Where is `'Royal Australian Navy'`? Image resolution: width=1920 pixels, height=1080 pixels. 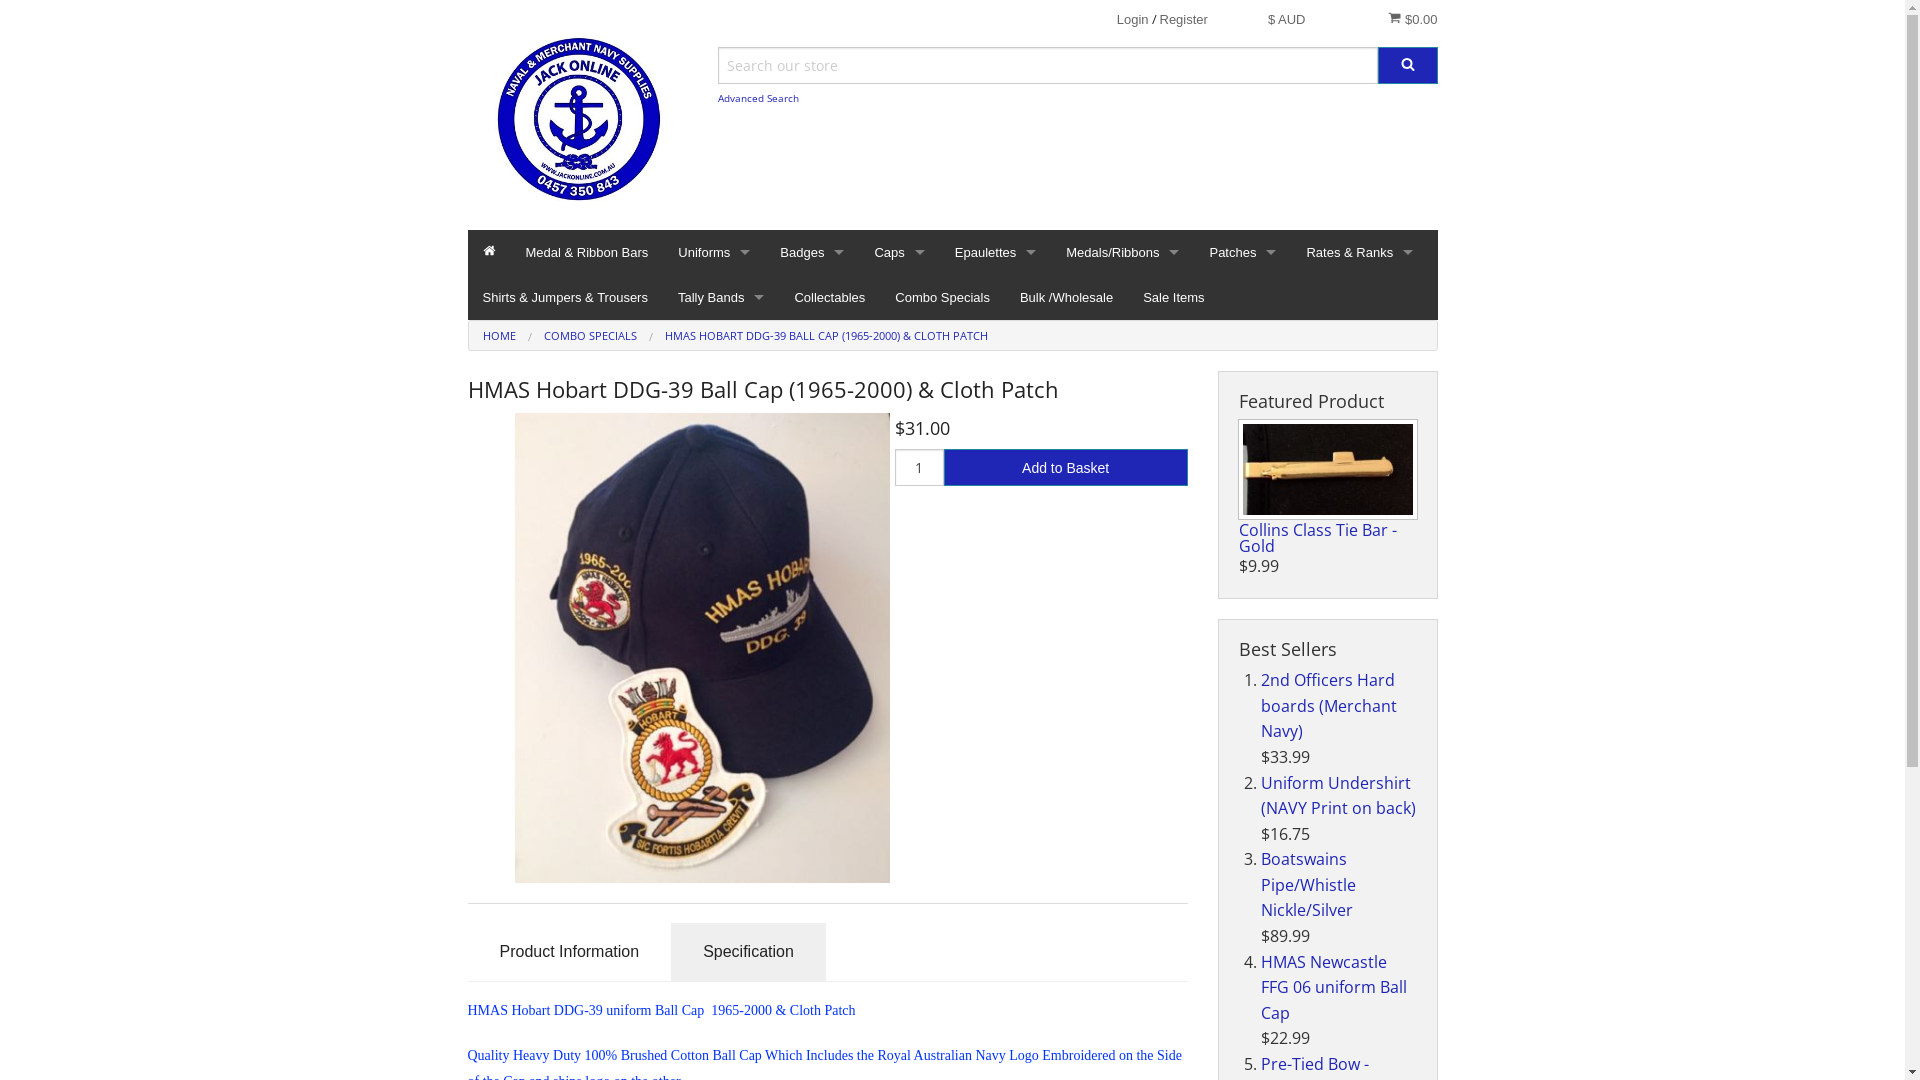 'Royal Australian Navy' is located at coordinates (995, 411).